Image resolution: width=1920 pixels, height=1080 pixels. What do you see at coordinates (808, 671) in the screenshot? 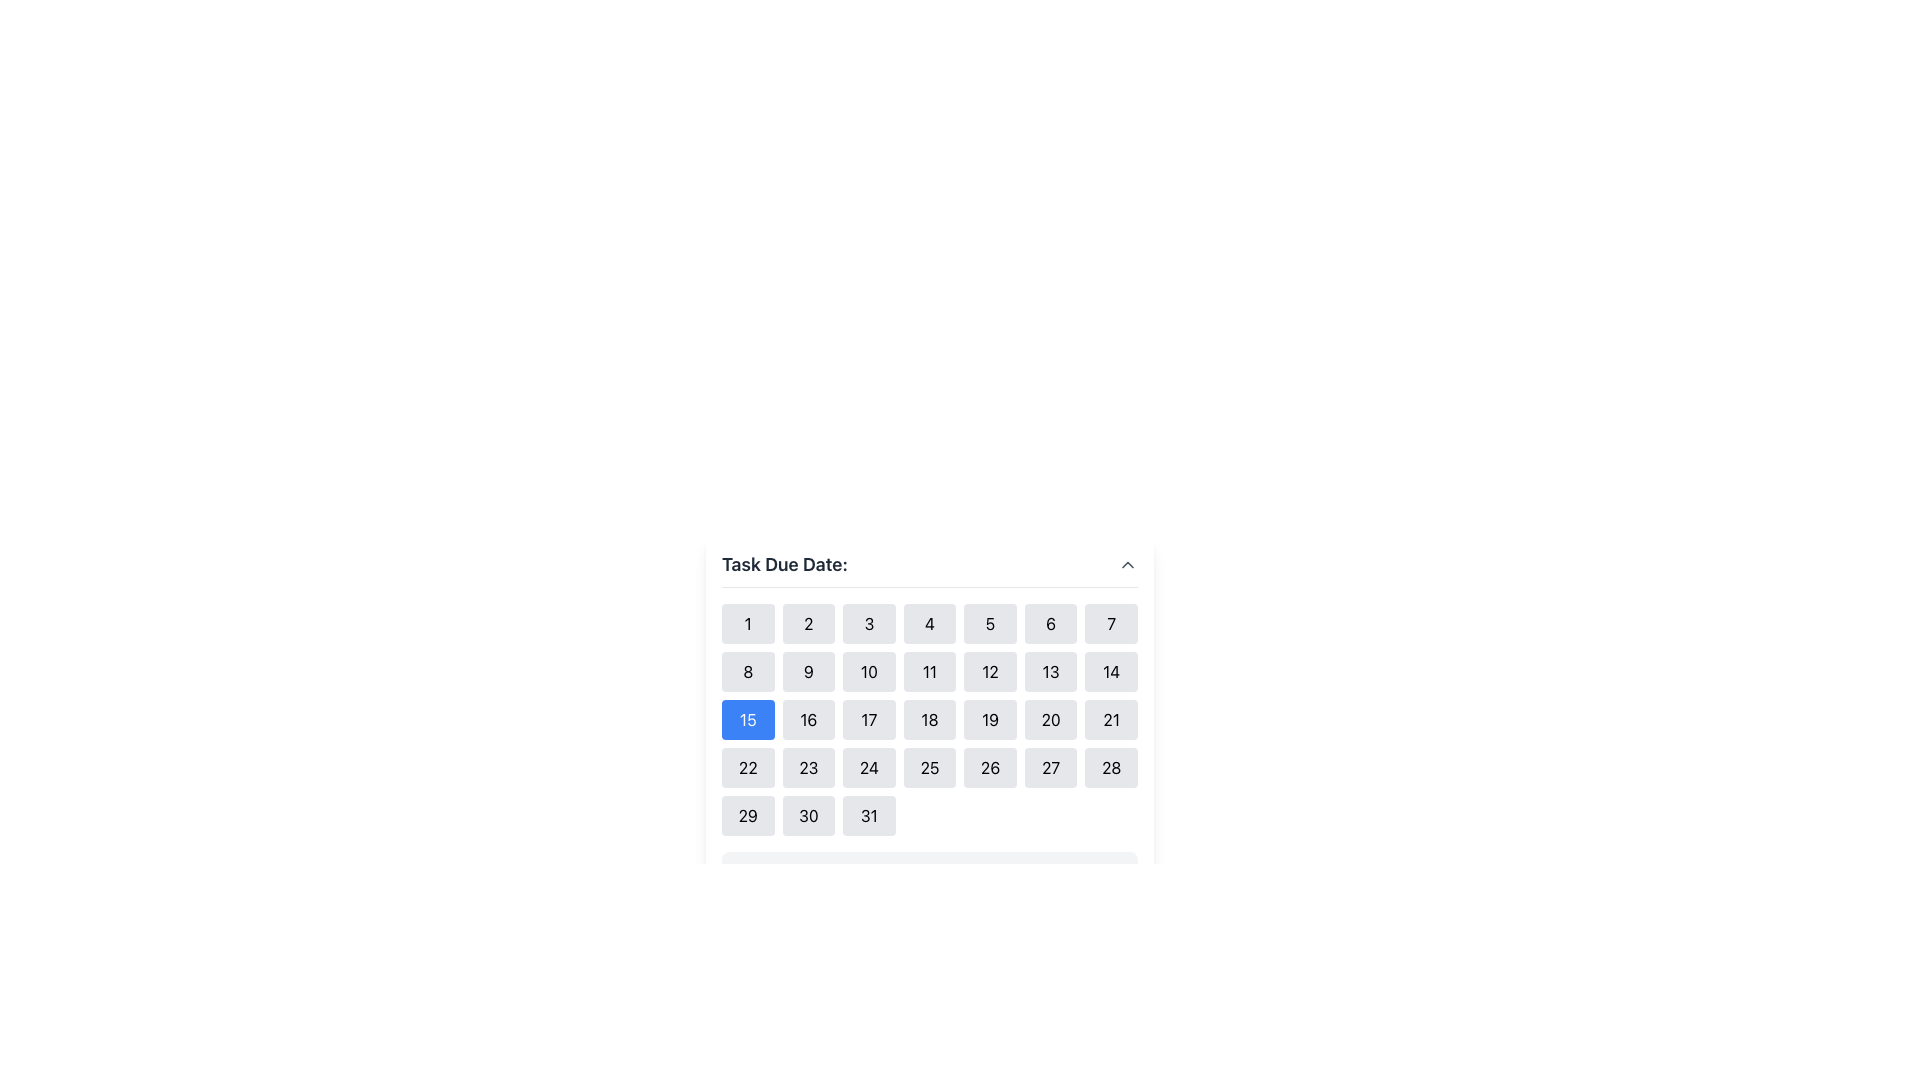
I see `the button labeled '9' which is a small rectangular button with rounded corners and a light gray background, located in the second row and second column of the calendar grid layout` at bounding box center [808, 671].